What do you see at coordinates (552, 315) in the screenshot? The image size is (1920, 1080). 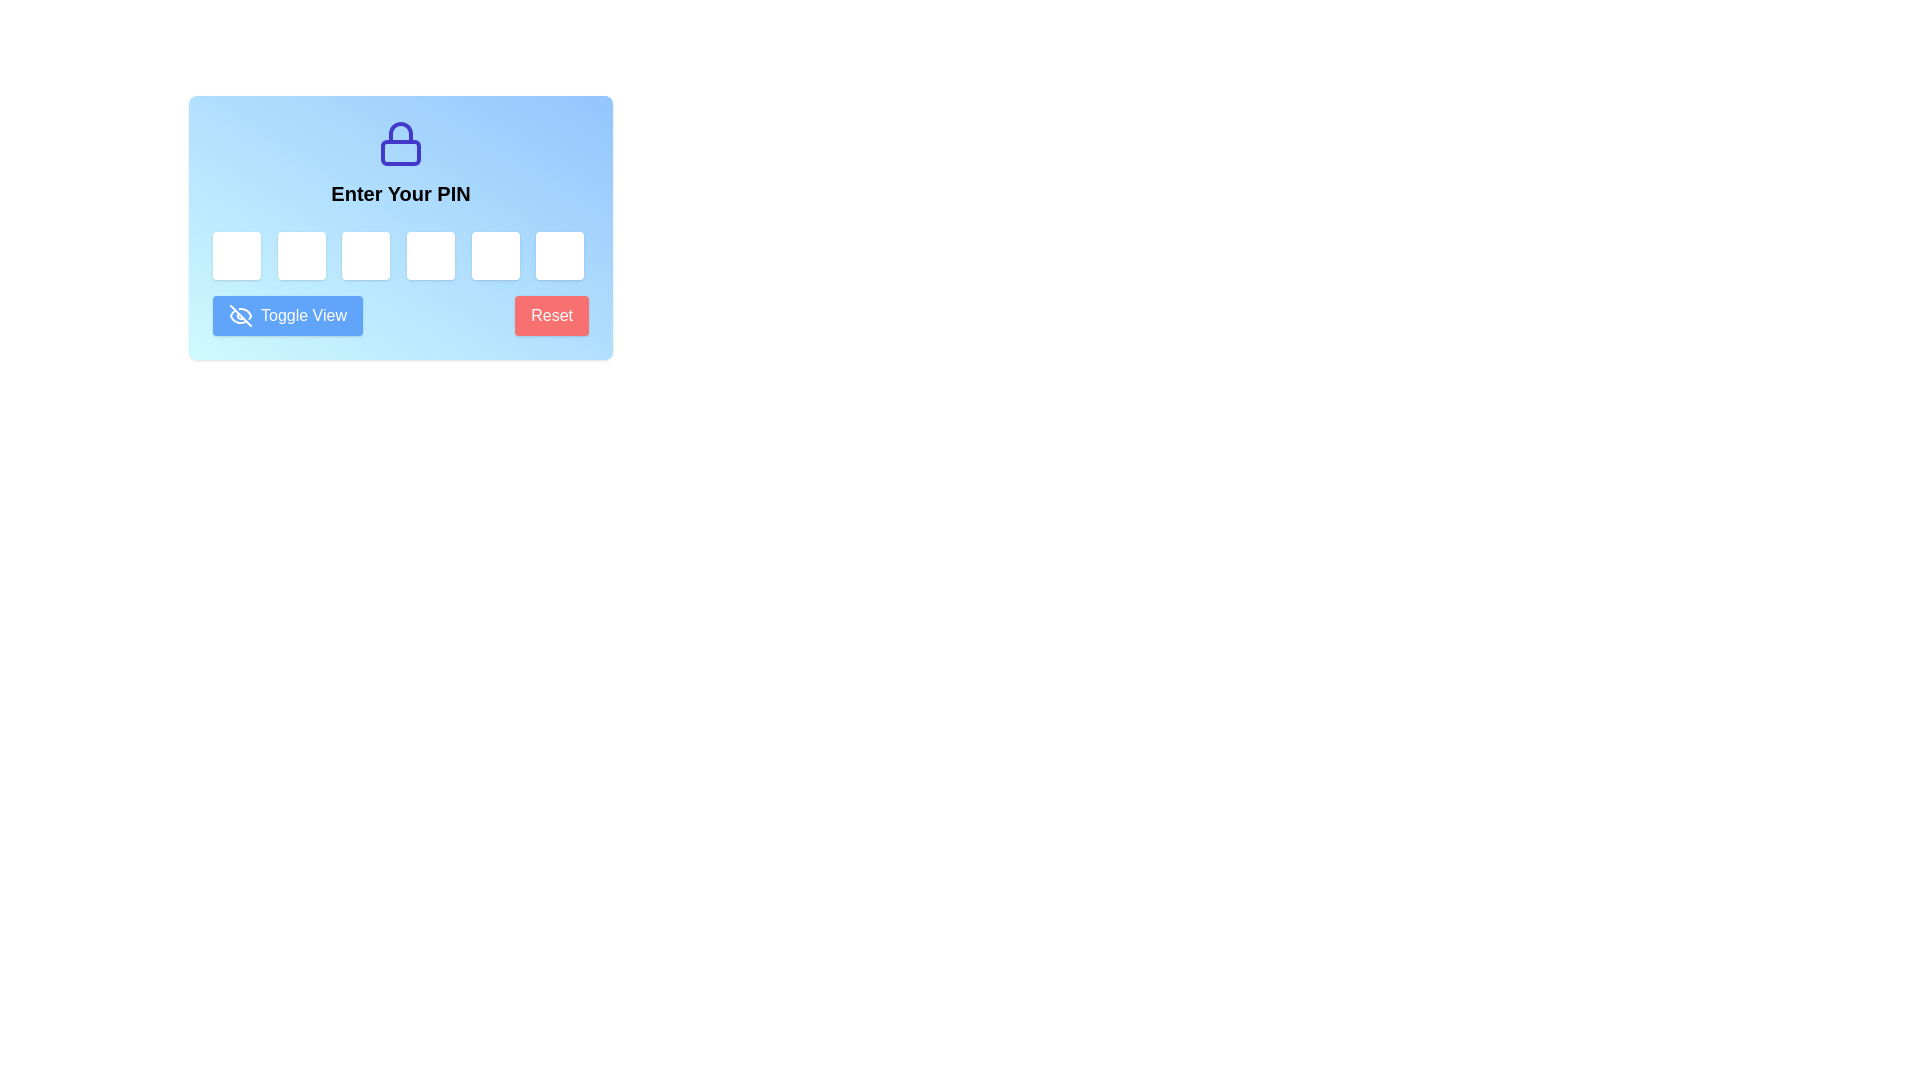 I see `the reset button located in the bottom-right corner of the blue card UI component to observe the hover effect` at bounding box center [552, 315].